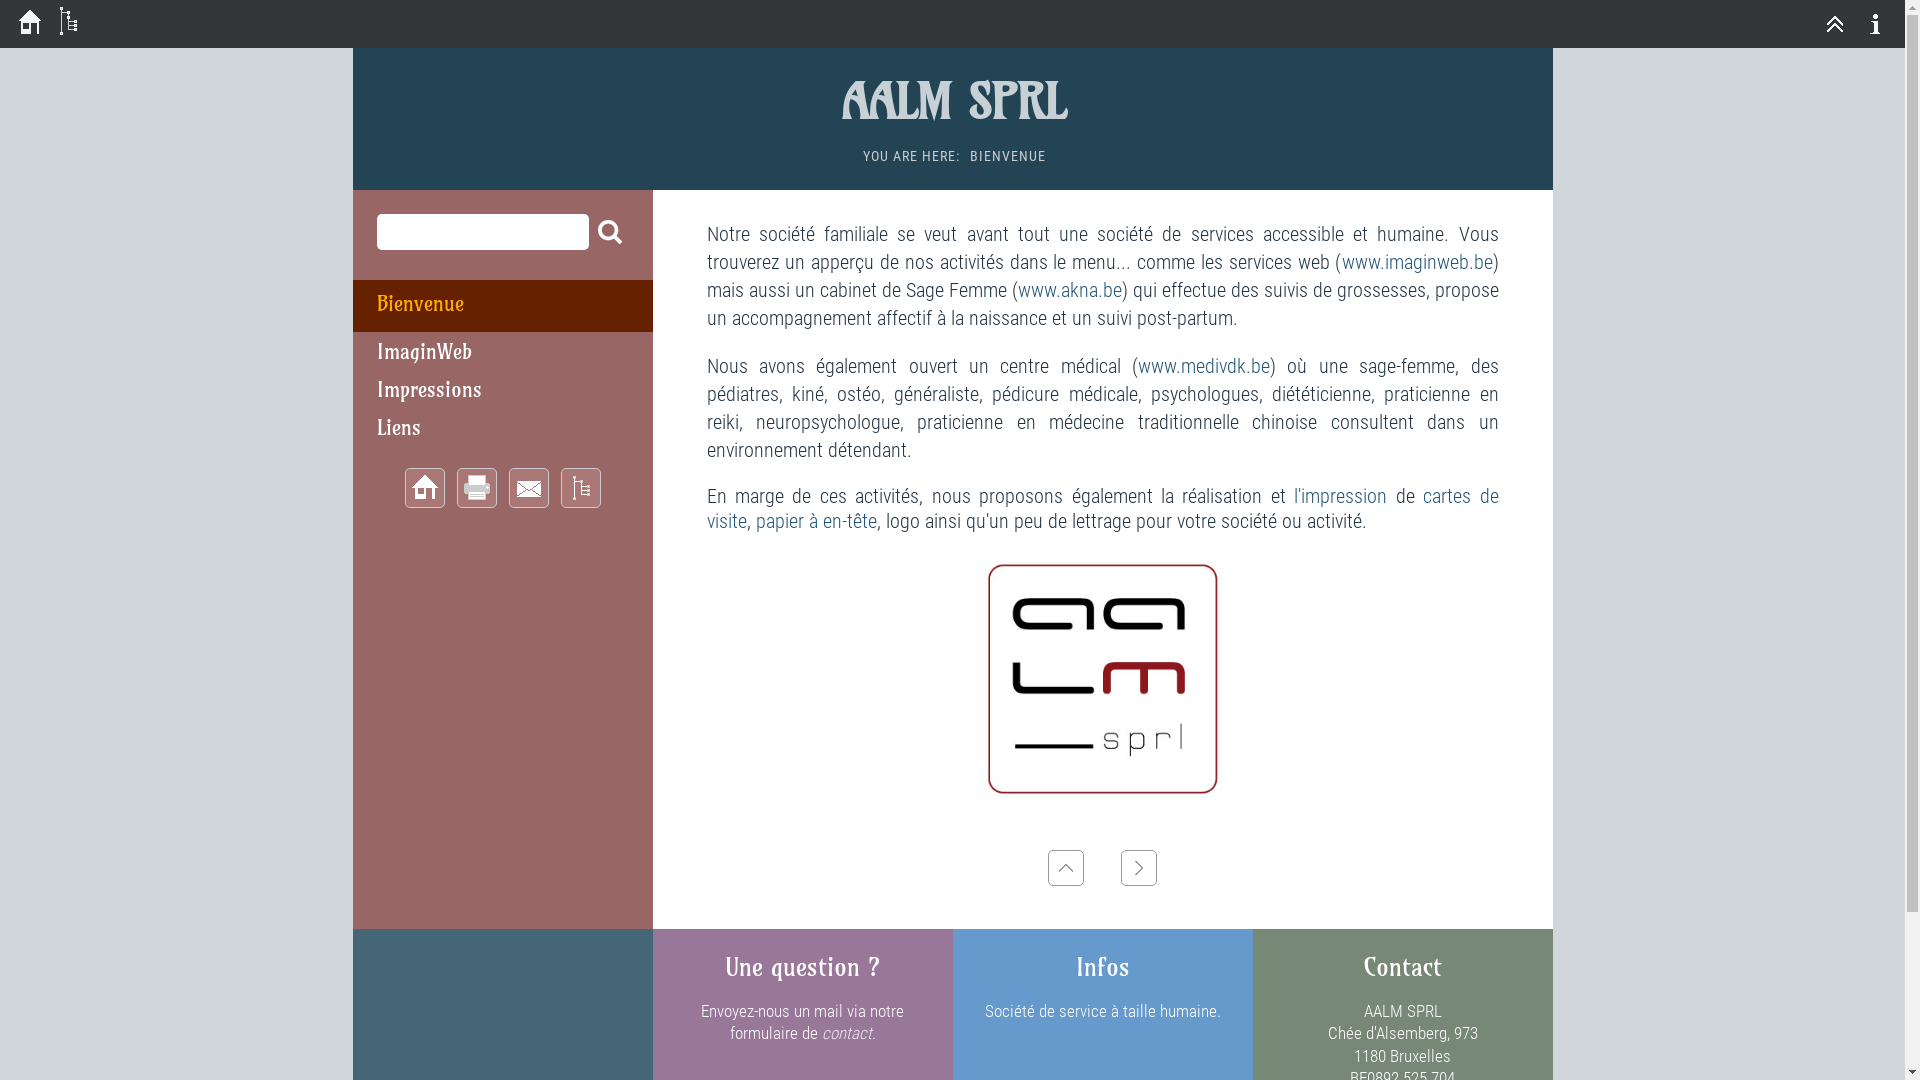 This screenshot has width=1920, height=1080. Describe the element at coordinates (427, 389) in the screenshot. I see `'Impressions'` at that location.